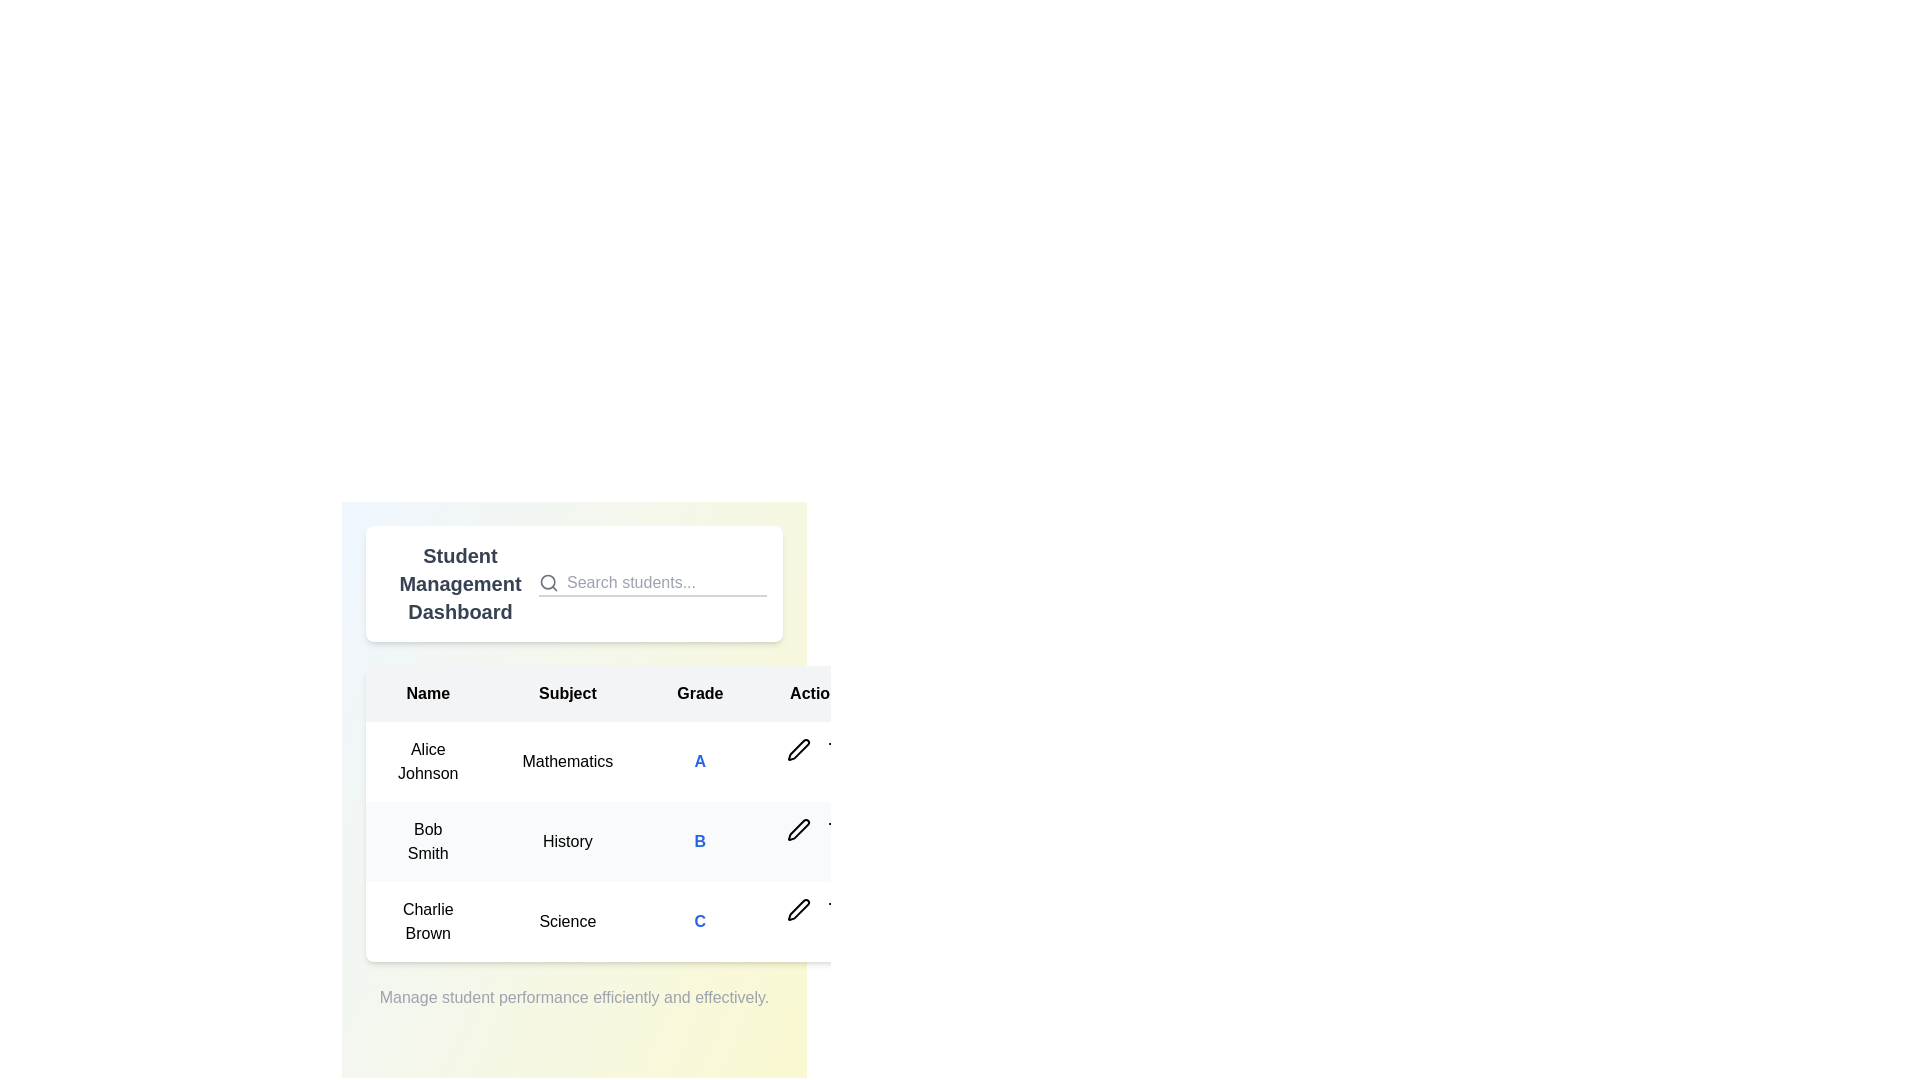 Image resolution: width=1920 pixels, height=1080 pixels. Describe the element at coordinates (700, 693) in the screenshot. I see `the Table Header that identifies the column containing grades, positioned centrally between 'Subject' and 'Actions' in the header row` at that location.